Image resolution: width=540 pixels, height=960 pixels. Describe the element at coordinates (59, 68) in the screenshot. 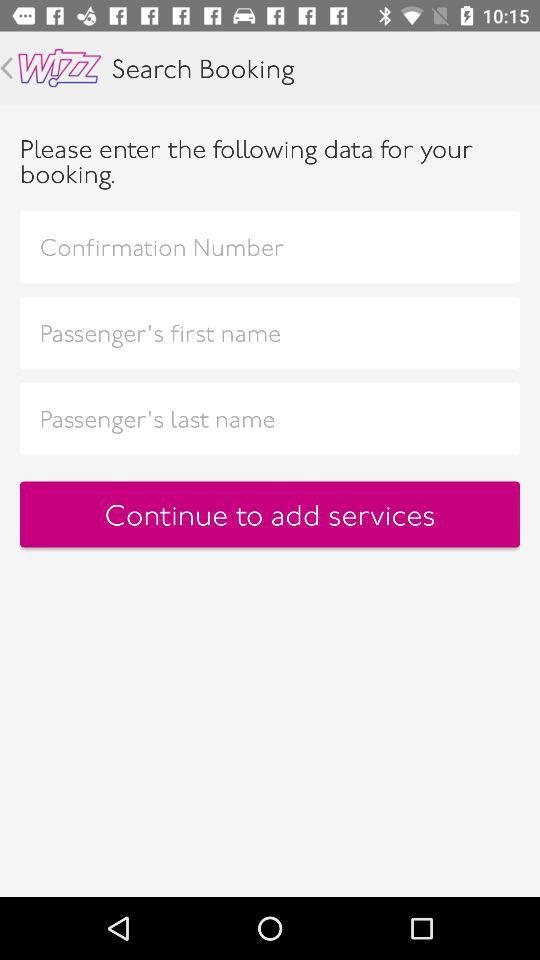

I see `app name` at that location.